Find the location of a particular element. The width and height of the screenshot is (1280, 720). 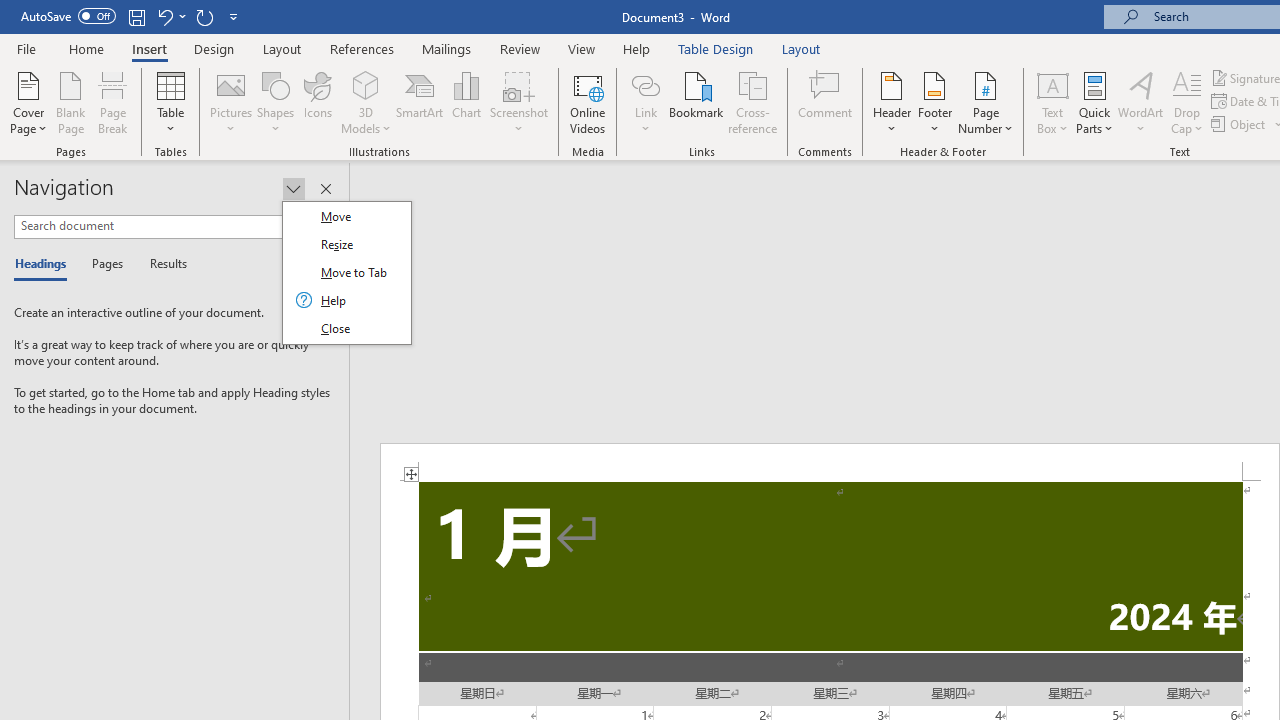

'Bookmark...' is located at coordinates (696, 103).